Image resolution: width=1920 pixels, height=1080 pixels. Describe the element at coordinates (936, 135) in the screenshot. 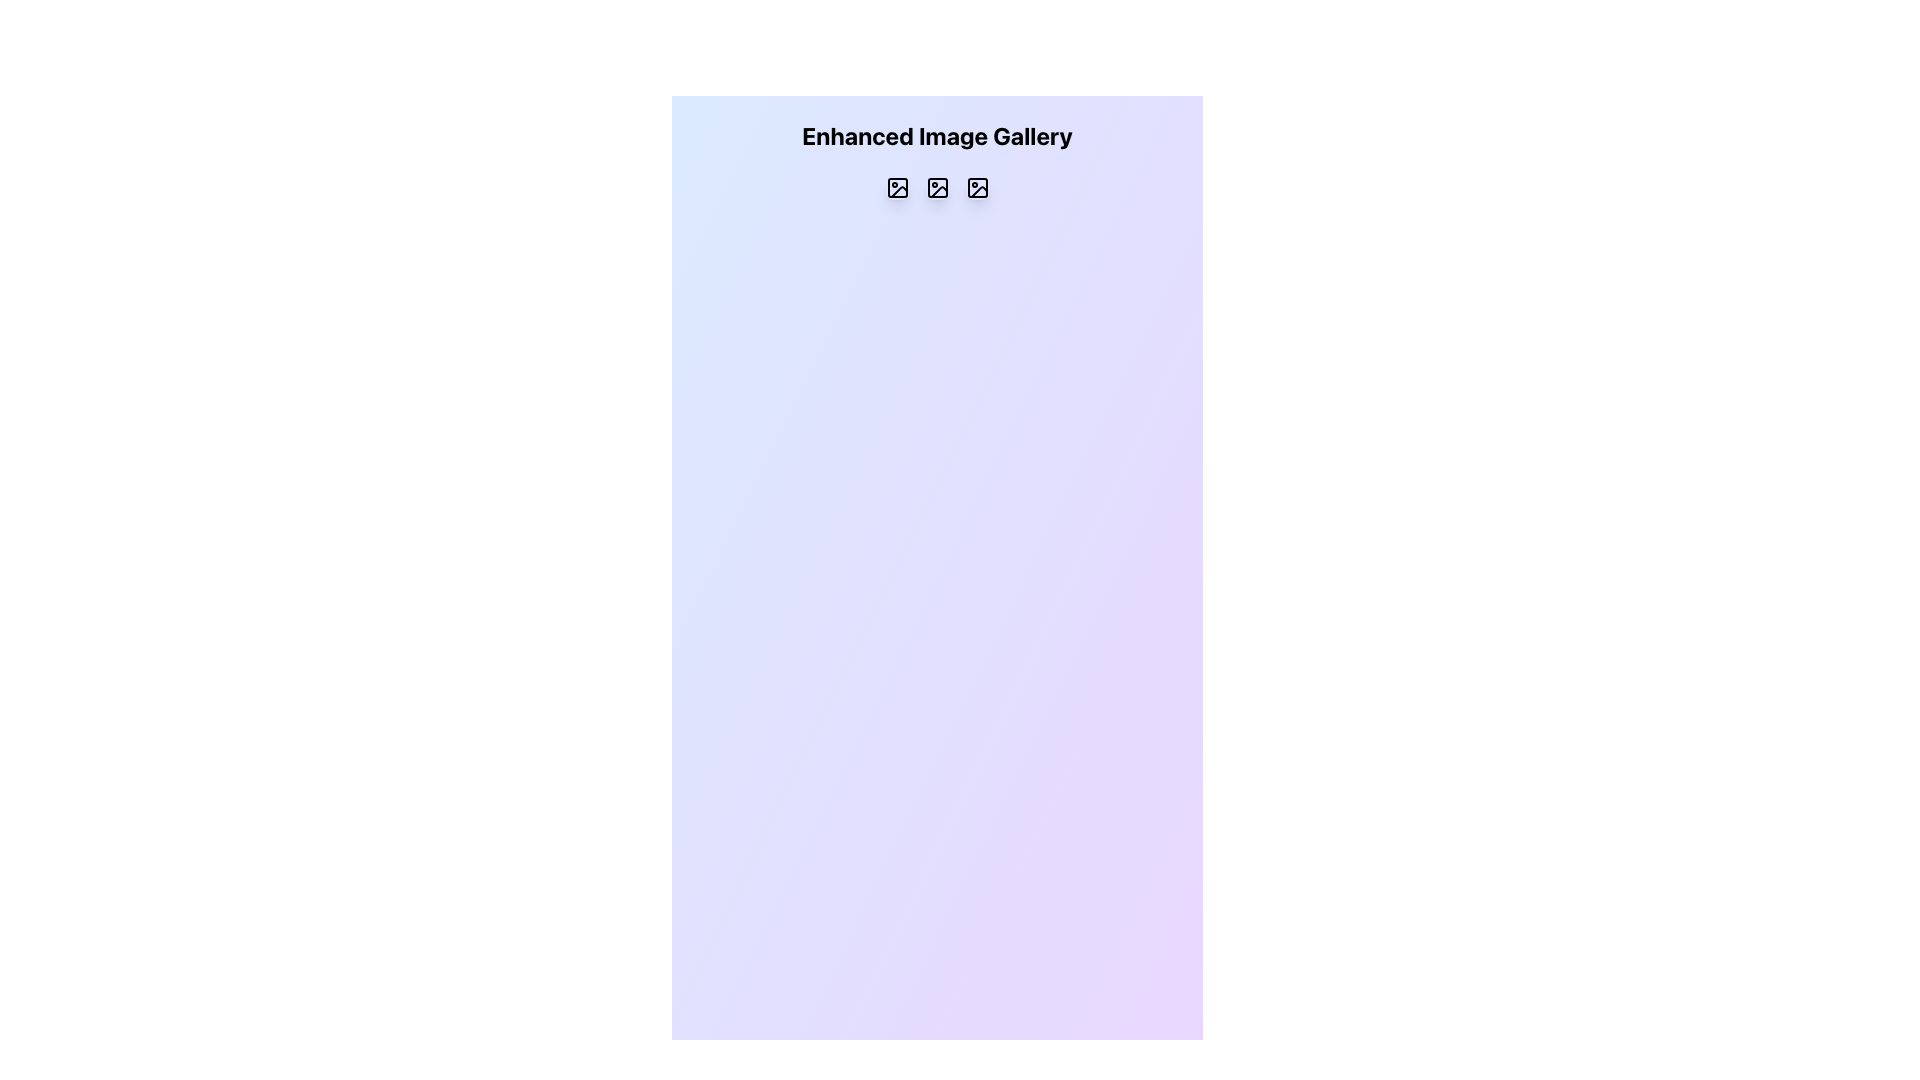

I see `static text element that serves as the header for the section, identifying the content as 'Enhanced Image Gallery'` at that location.